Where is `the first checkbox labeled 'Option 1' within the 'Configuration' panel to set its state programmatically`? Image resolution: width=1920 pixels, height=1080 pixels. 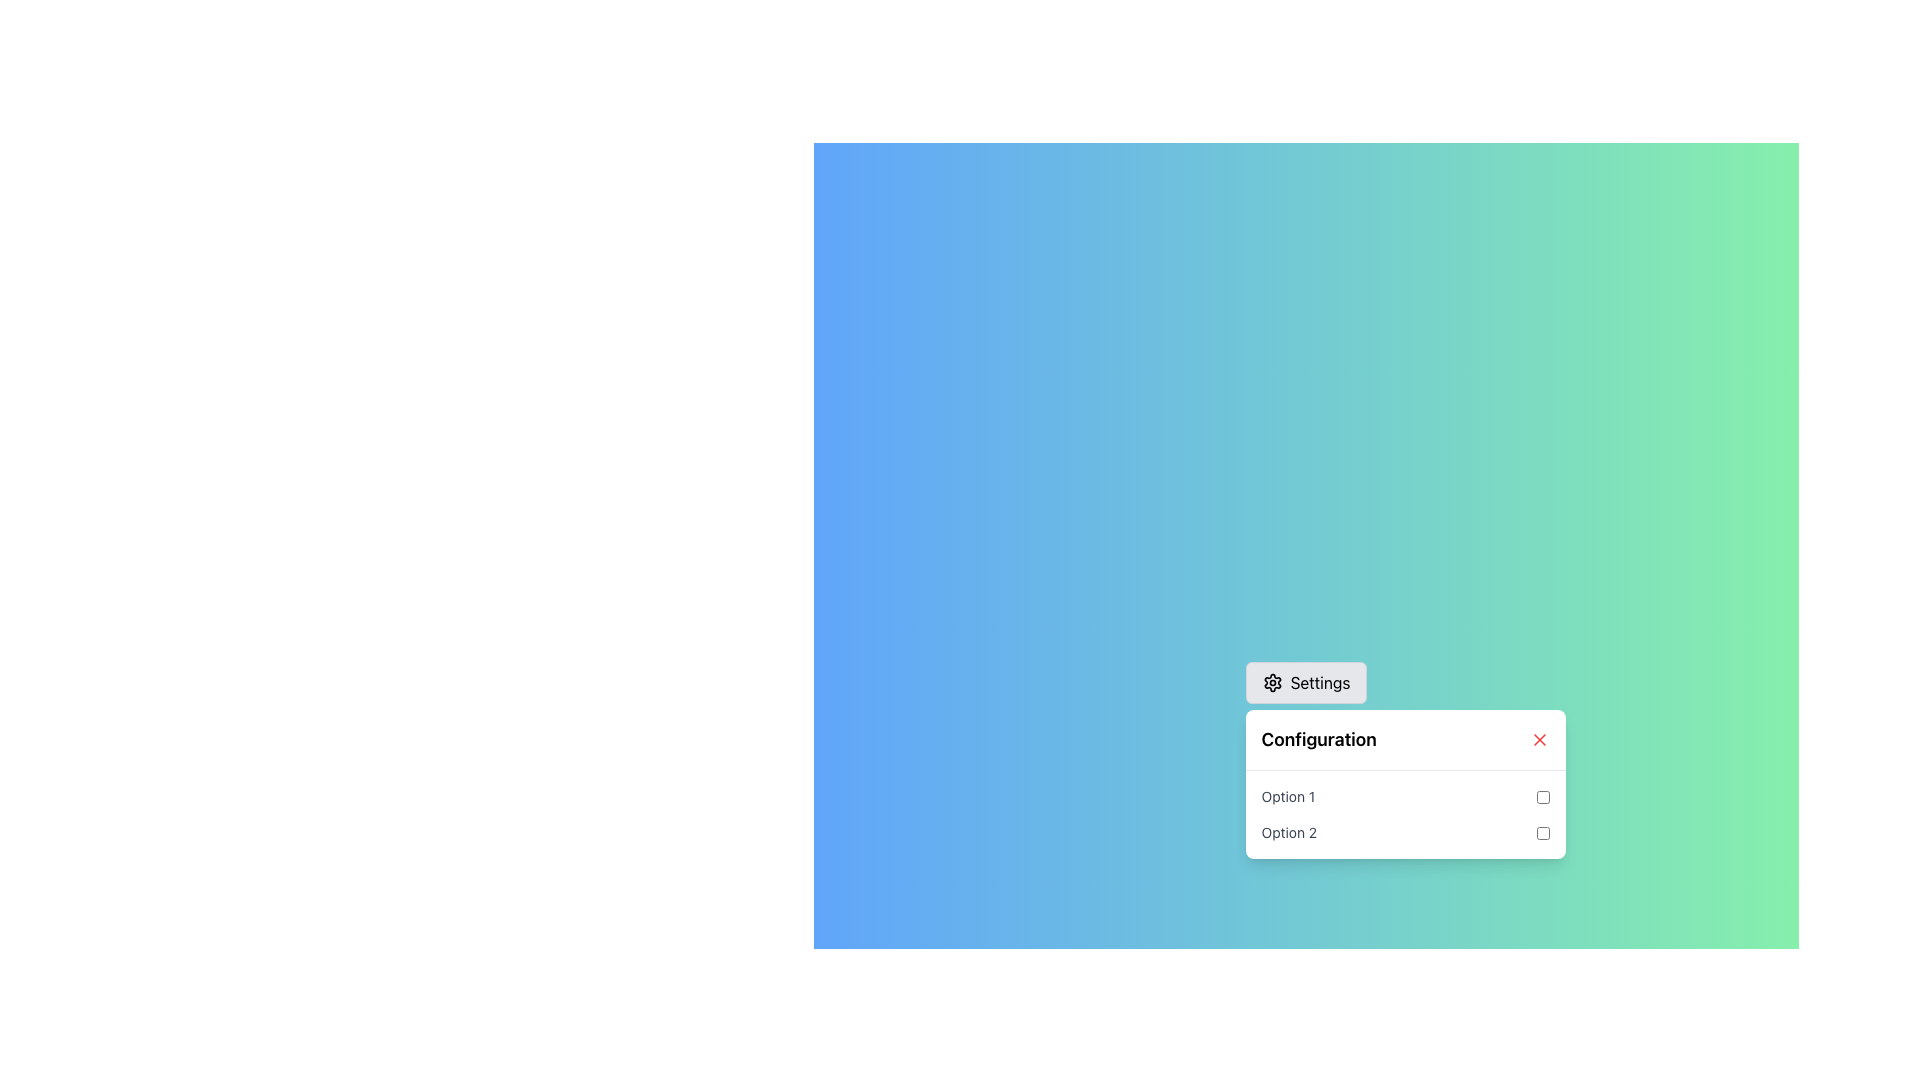 the first checkbox labeled 'Option 1' within the 'Configuration' panel to set its state programmatically is located at coordinates (1404, 796).